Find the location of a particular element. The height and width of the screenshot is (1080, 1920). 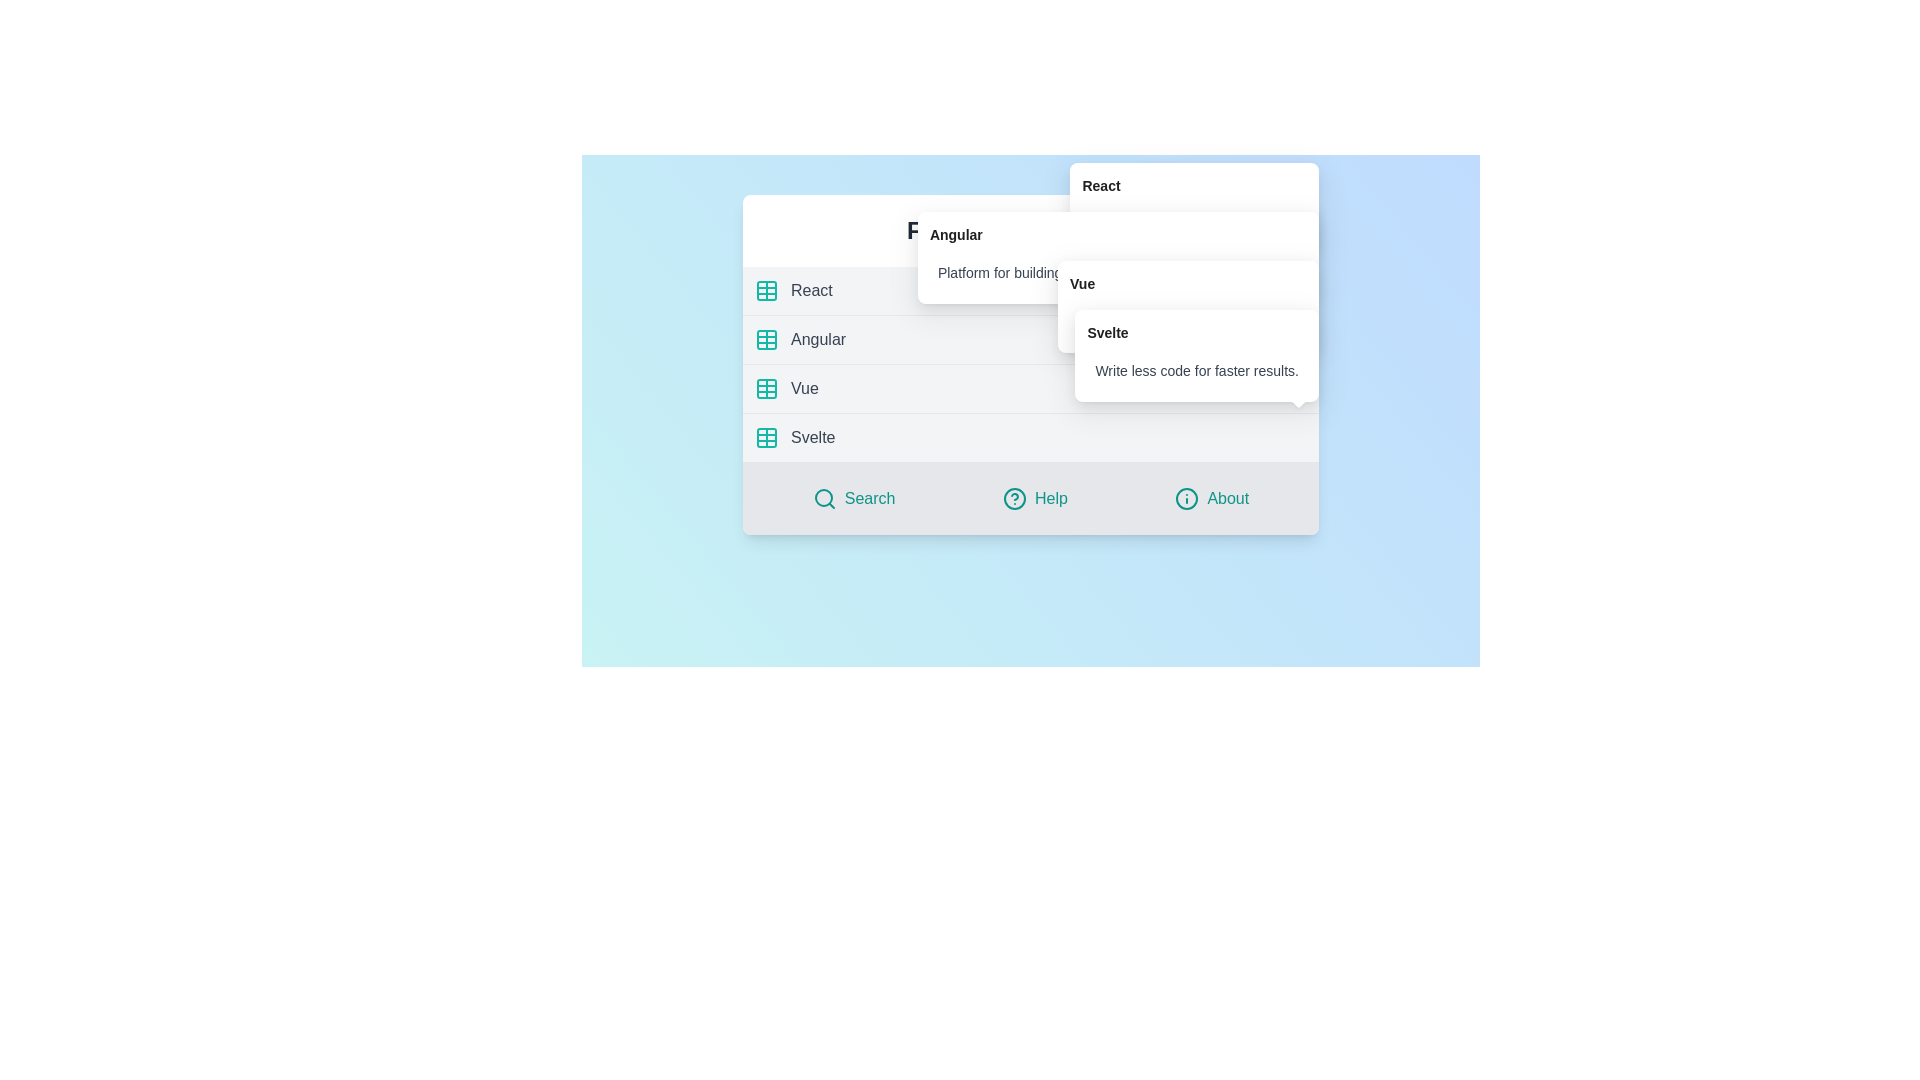

the interactive list item labeled 'Svelte' is located at coordinates (1031, 437).